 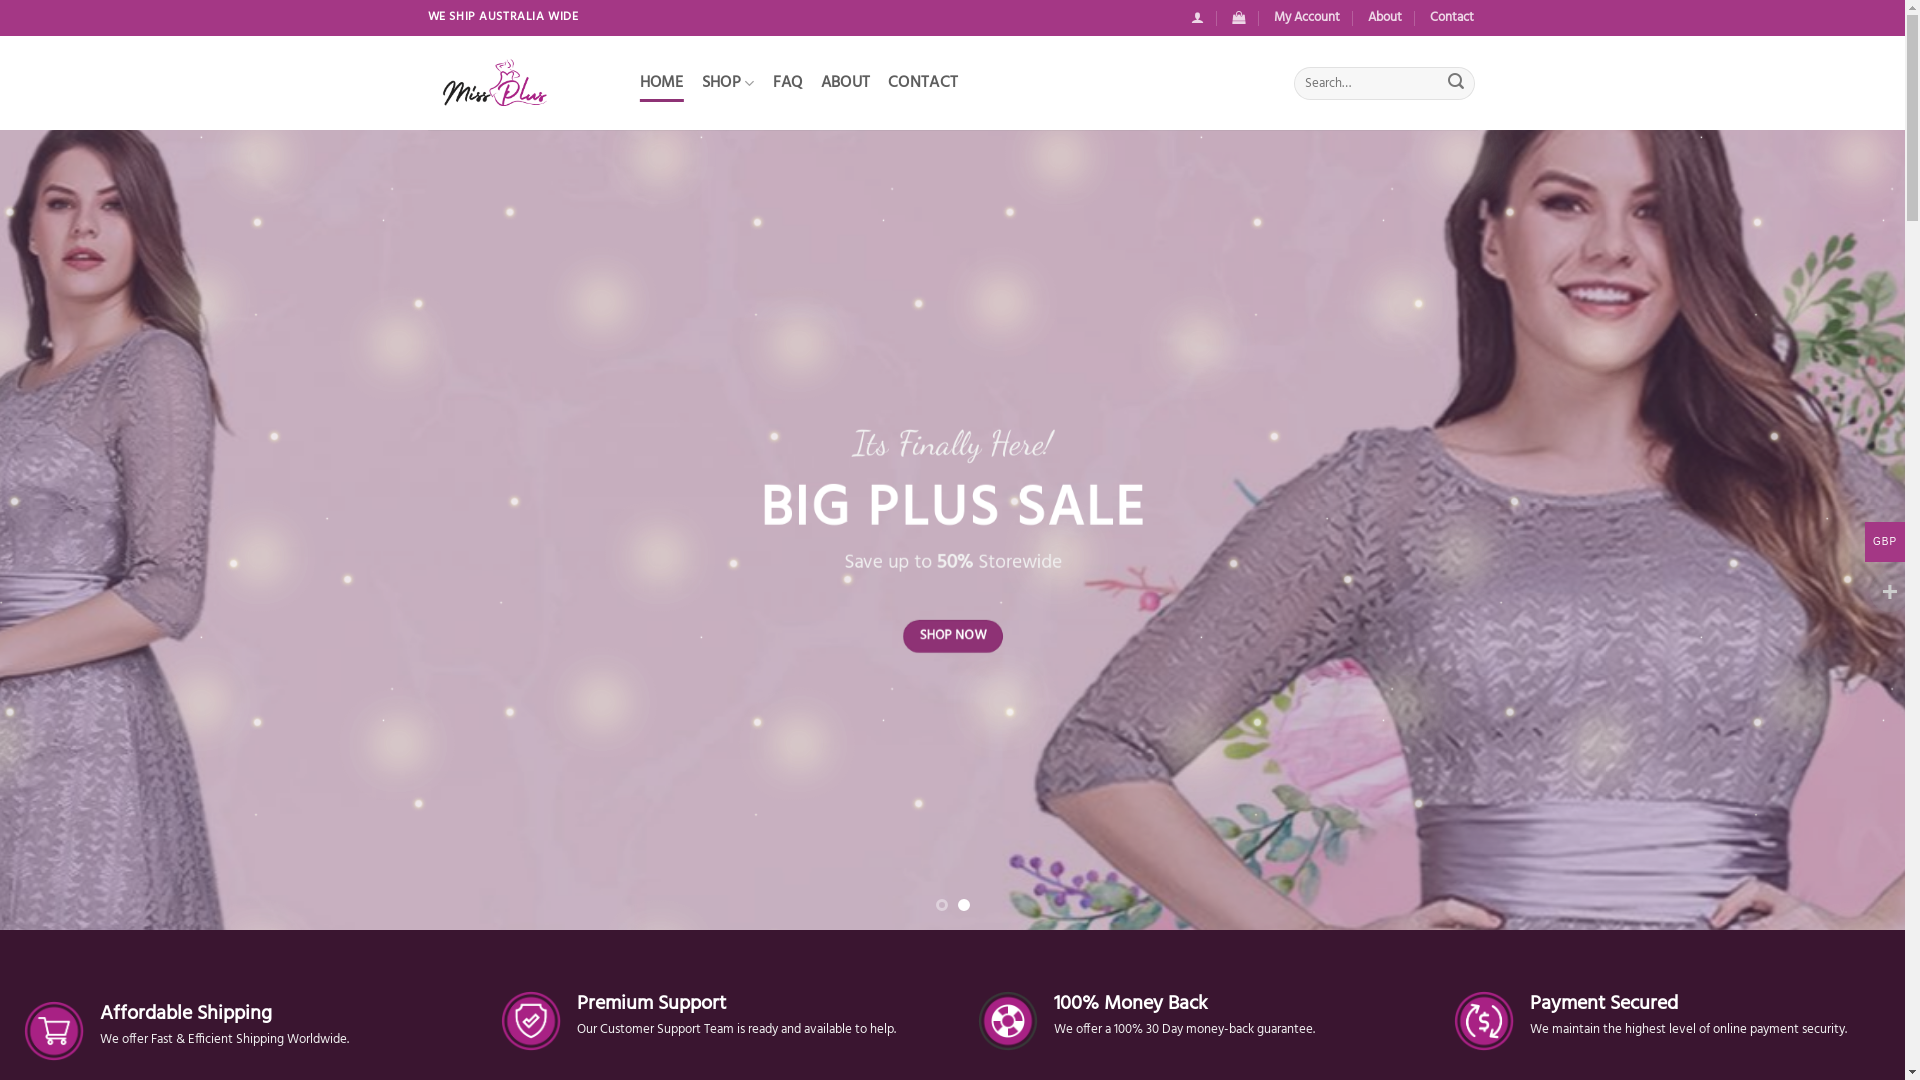 I want to click on 'HOME', so click(x=662, y=82).